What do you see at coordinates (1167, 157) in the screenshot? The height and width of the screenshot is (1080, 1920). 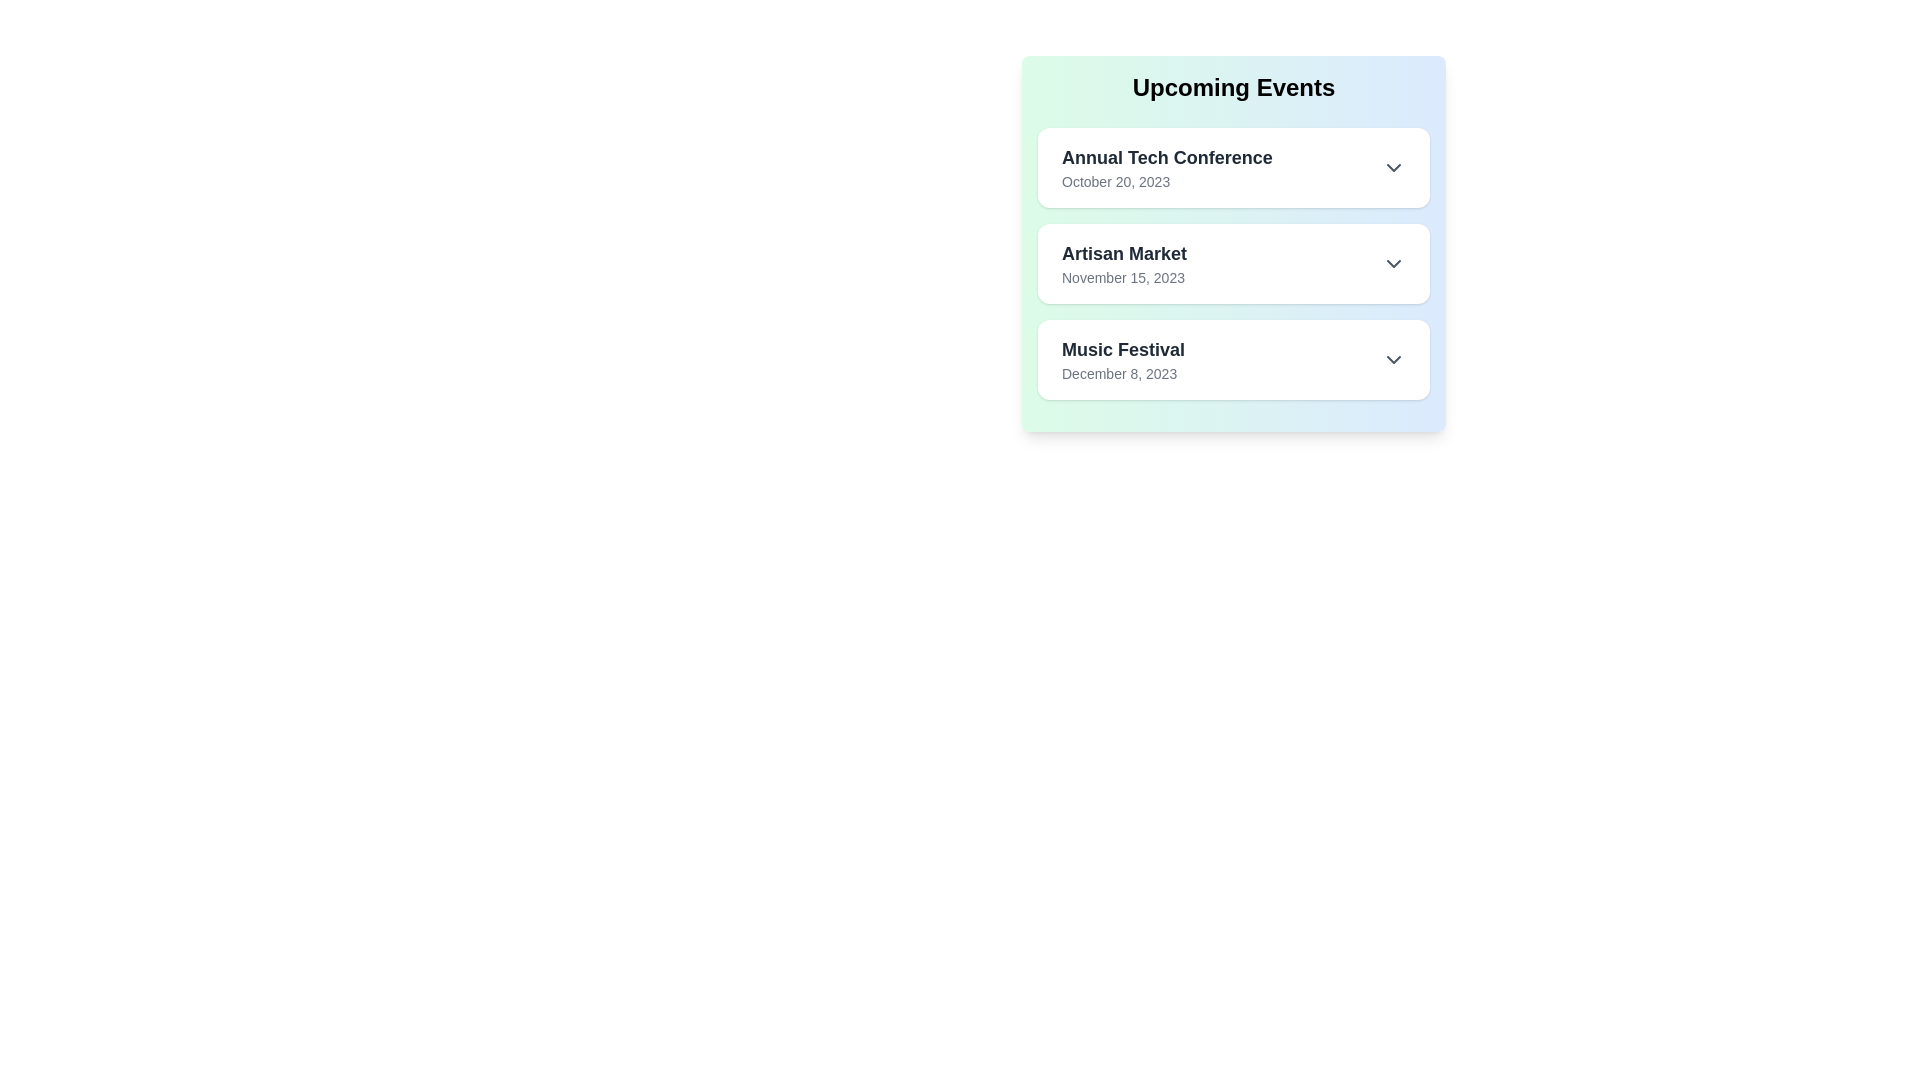 I see `the title label for the first event in the upcoming events list, which is positioned above the date 'October 20, 2023'` at bounding box center [1167, 157].